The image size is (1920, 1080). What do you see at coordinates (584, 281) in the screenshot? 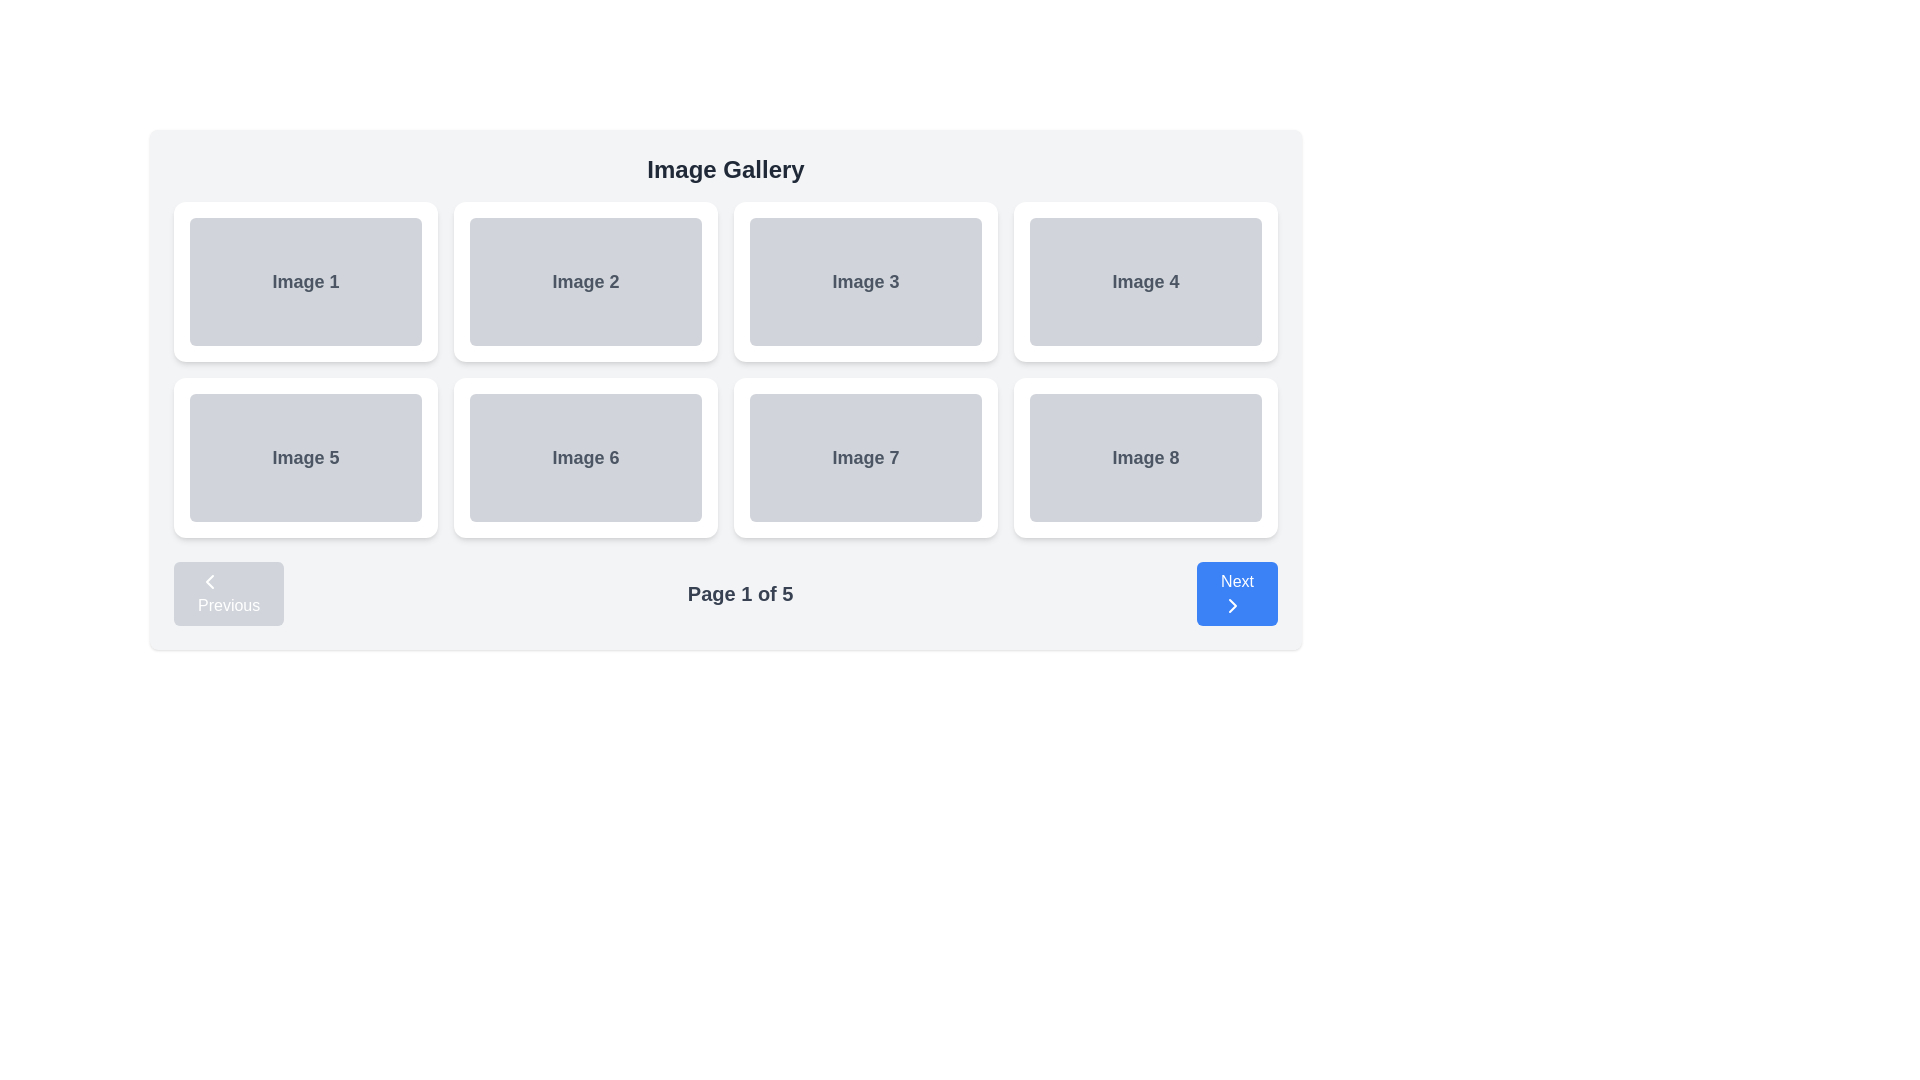
I see `the text label that serves as a title for the second rectangular block in the first row of the grid-like image gallery layout` at bounding box center [584, 281].